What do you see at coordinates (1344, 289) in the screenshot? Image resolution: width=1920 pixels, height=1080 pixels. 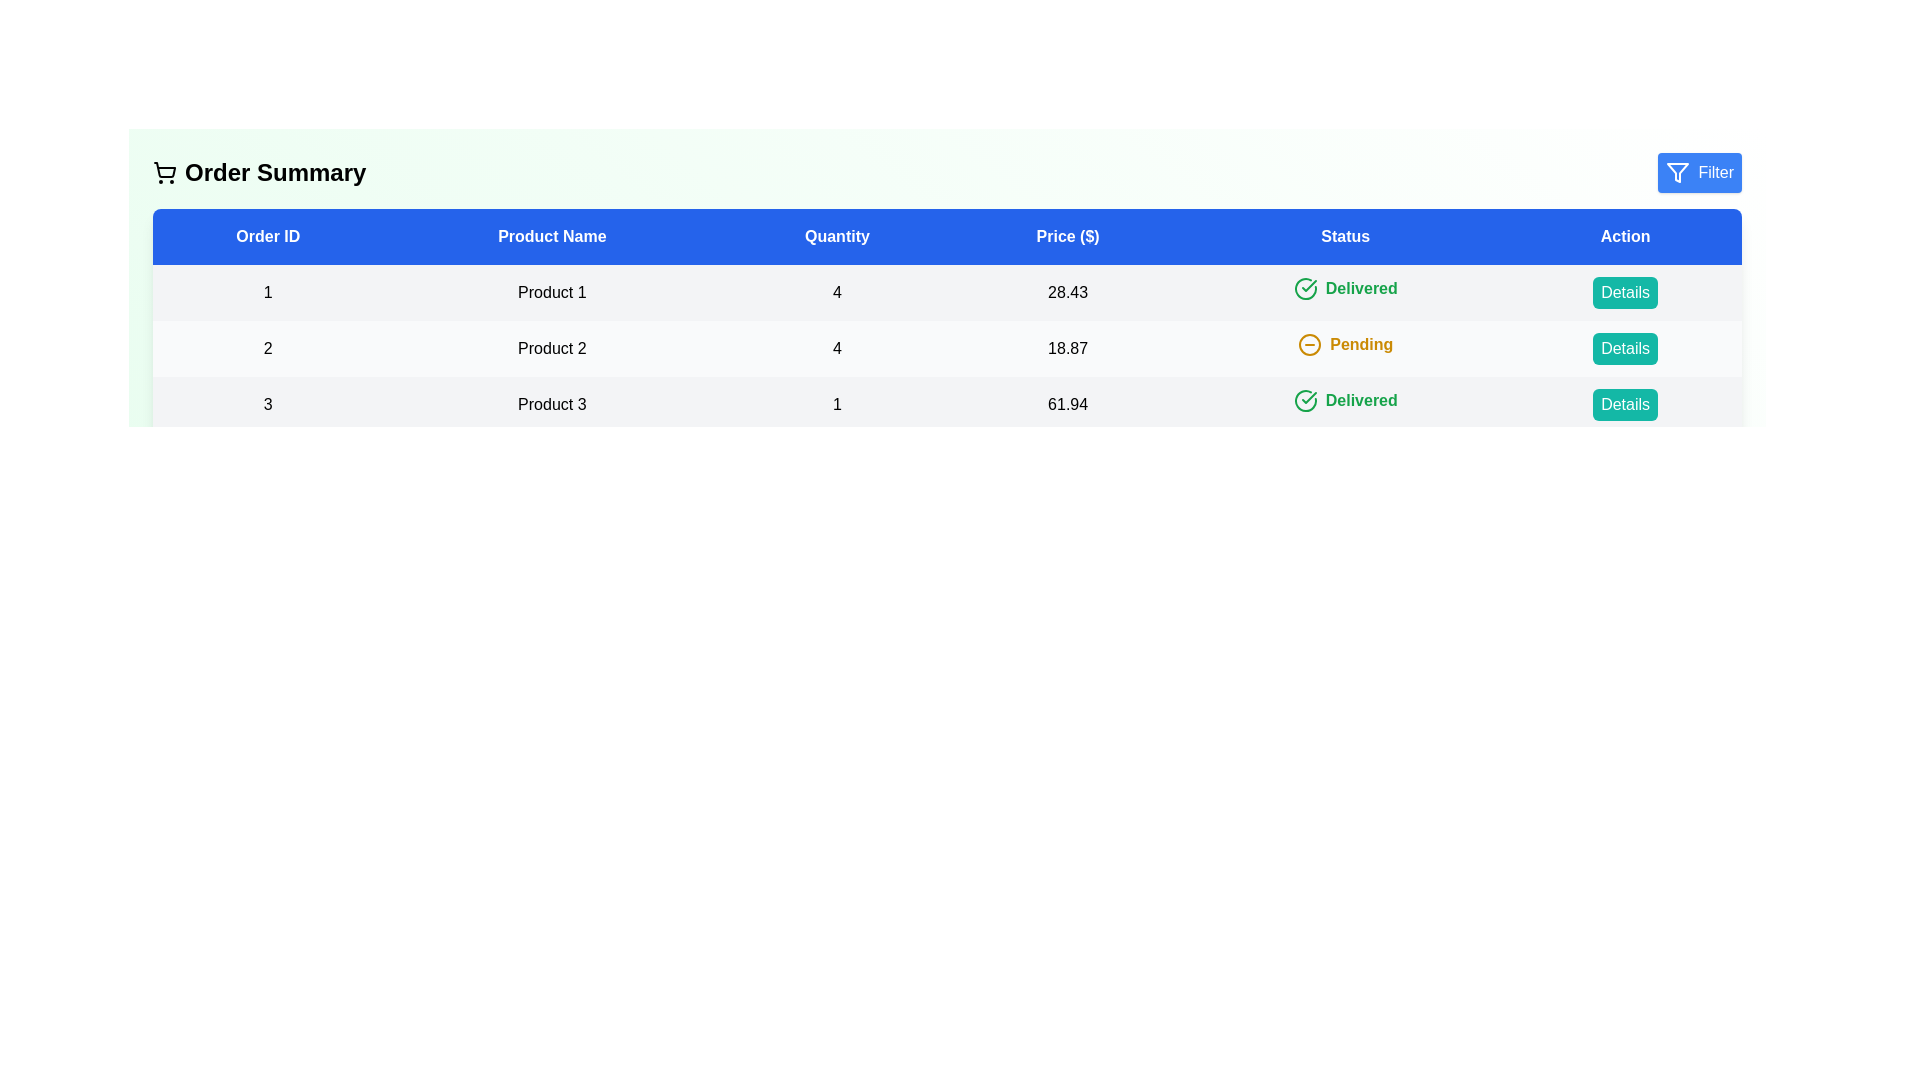 I see `the status of order with ID 1` at bounding box center [1344, 289].